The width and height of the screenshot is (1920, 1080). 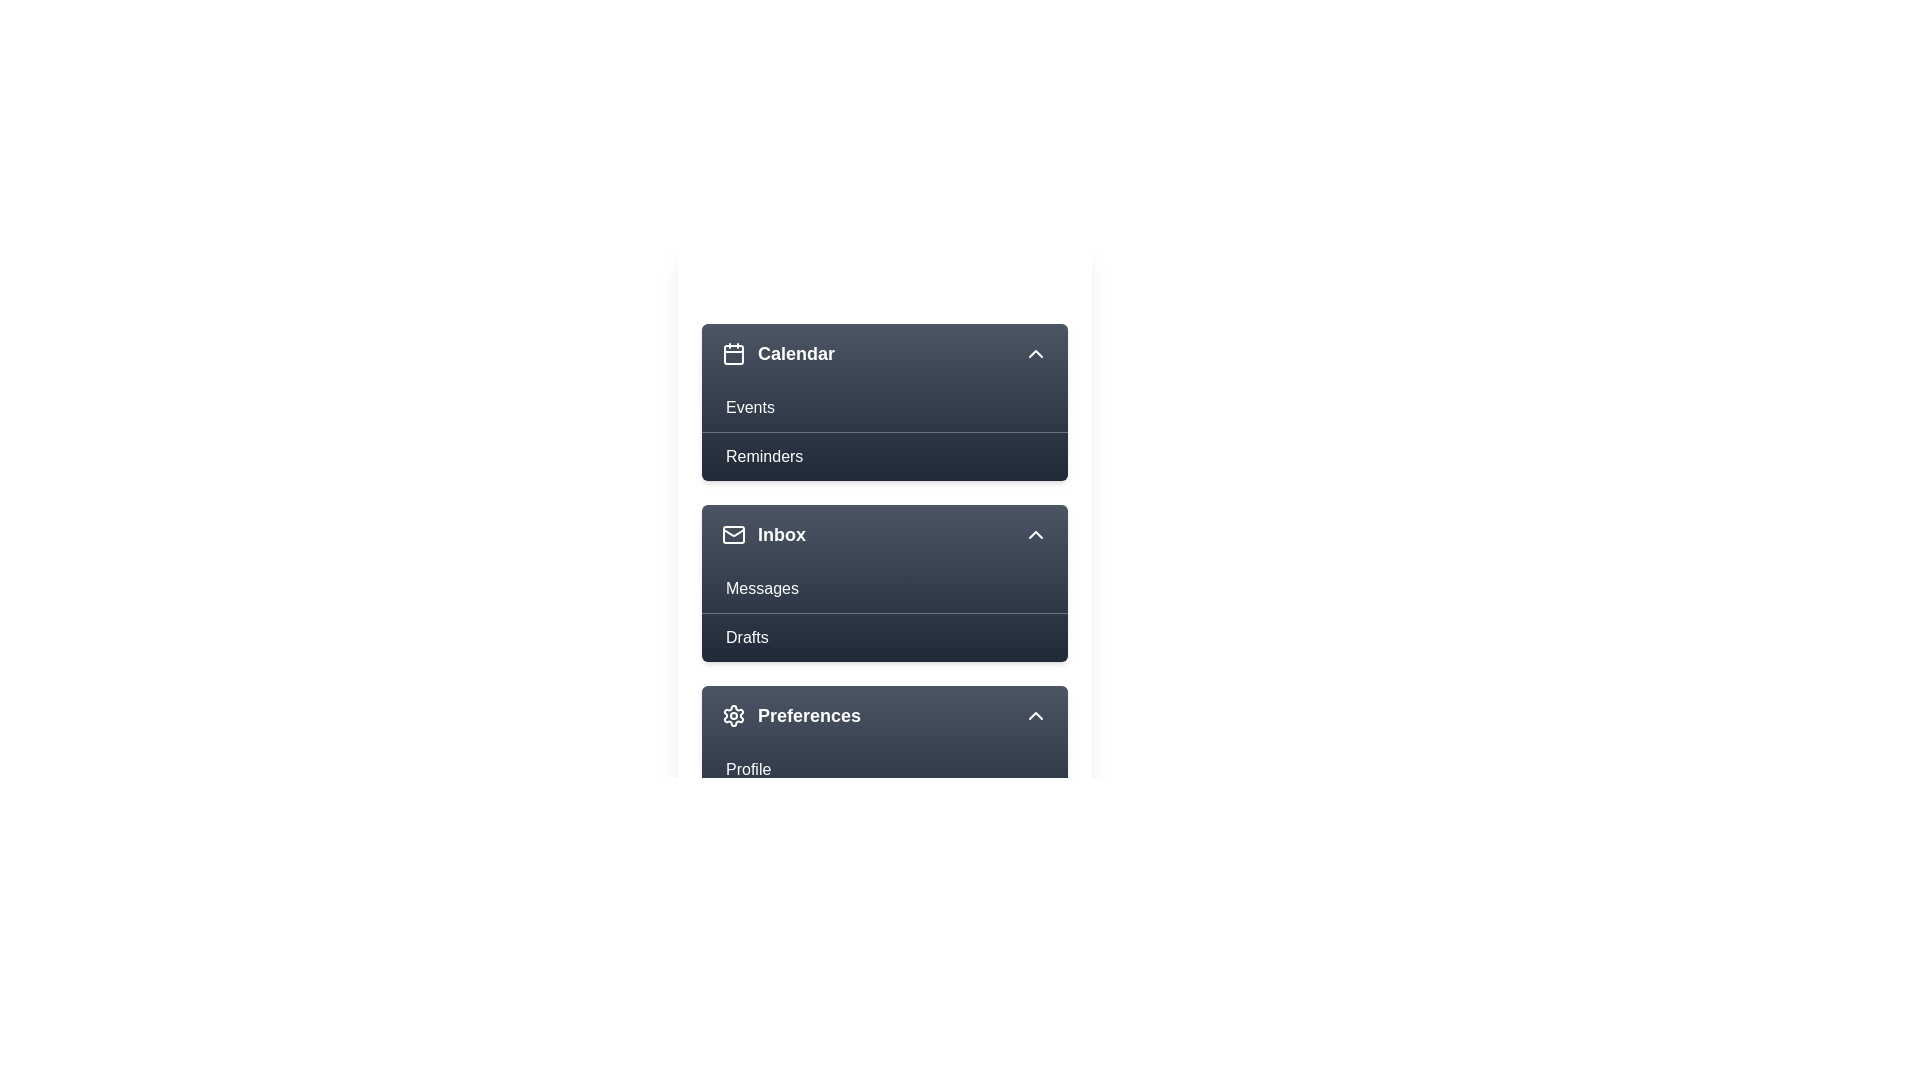 What do you see at coordinates (883, 769) in the screenshot?
I see `the menu item Profile from the section Preferences` at bounding box center [883, 769].